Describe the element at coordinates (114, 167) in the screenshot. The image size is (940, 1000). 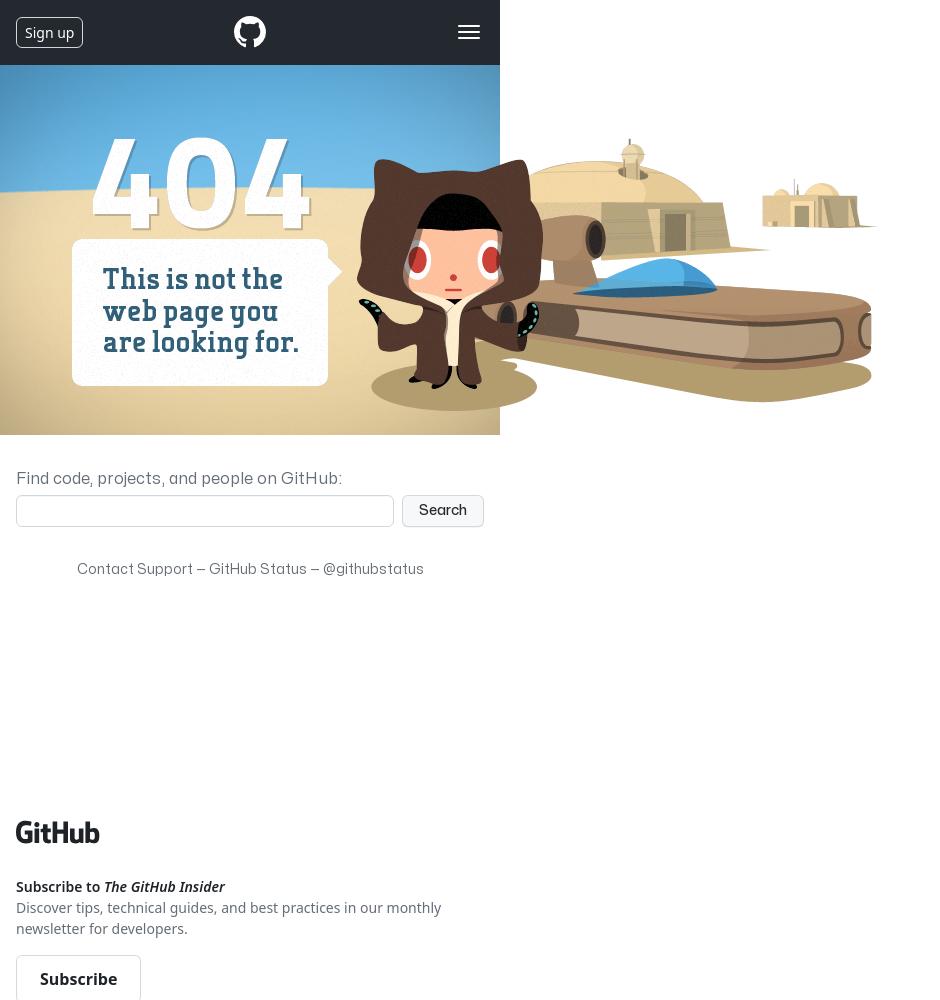
I see `'Security'` at that location.